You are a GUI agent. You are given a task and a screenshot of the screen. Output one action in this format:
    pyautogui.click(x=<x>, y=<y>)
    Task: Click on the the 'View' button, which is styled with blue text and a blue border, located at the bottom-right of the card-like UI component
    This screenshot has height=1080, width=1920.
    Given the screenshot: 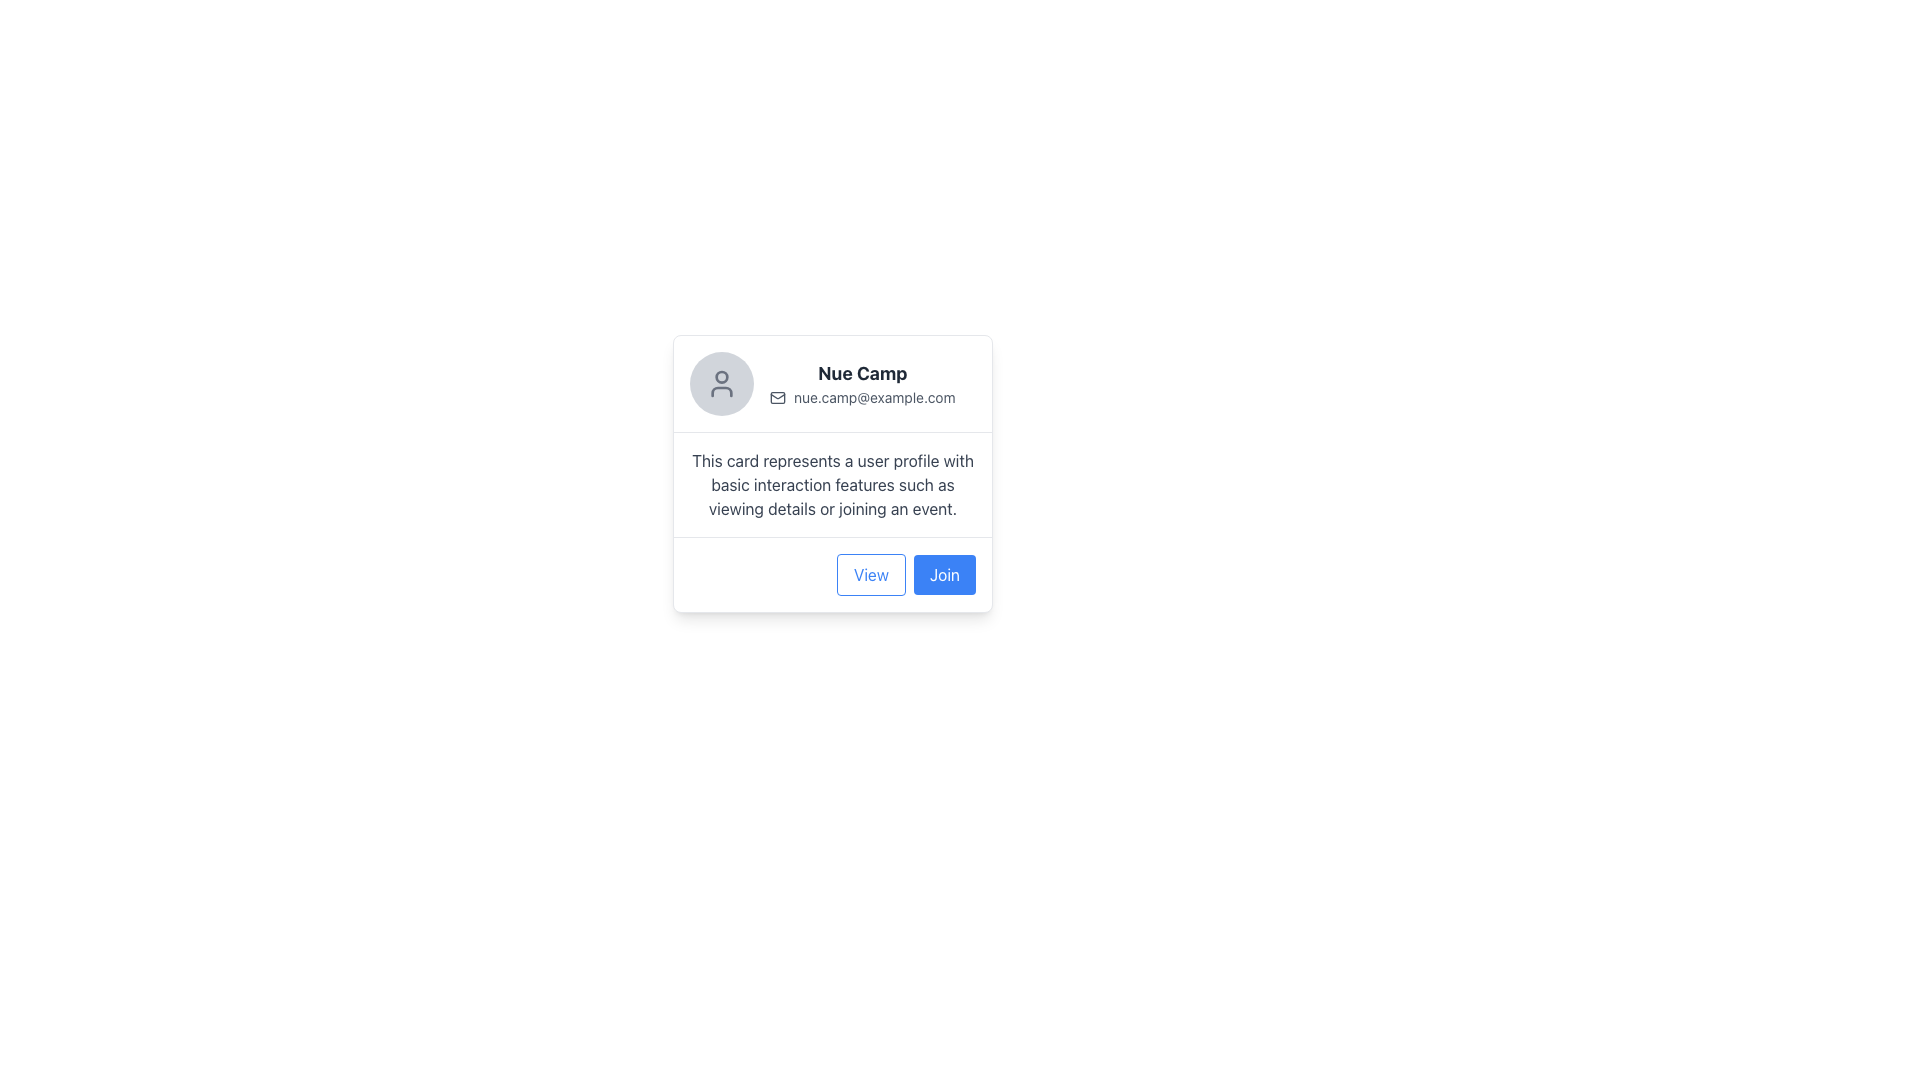 What is the action you would take?
    pyautogui.click(x=871, y=574)
    